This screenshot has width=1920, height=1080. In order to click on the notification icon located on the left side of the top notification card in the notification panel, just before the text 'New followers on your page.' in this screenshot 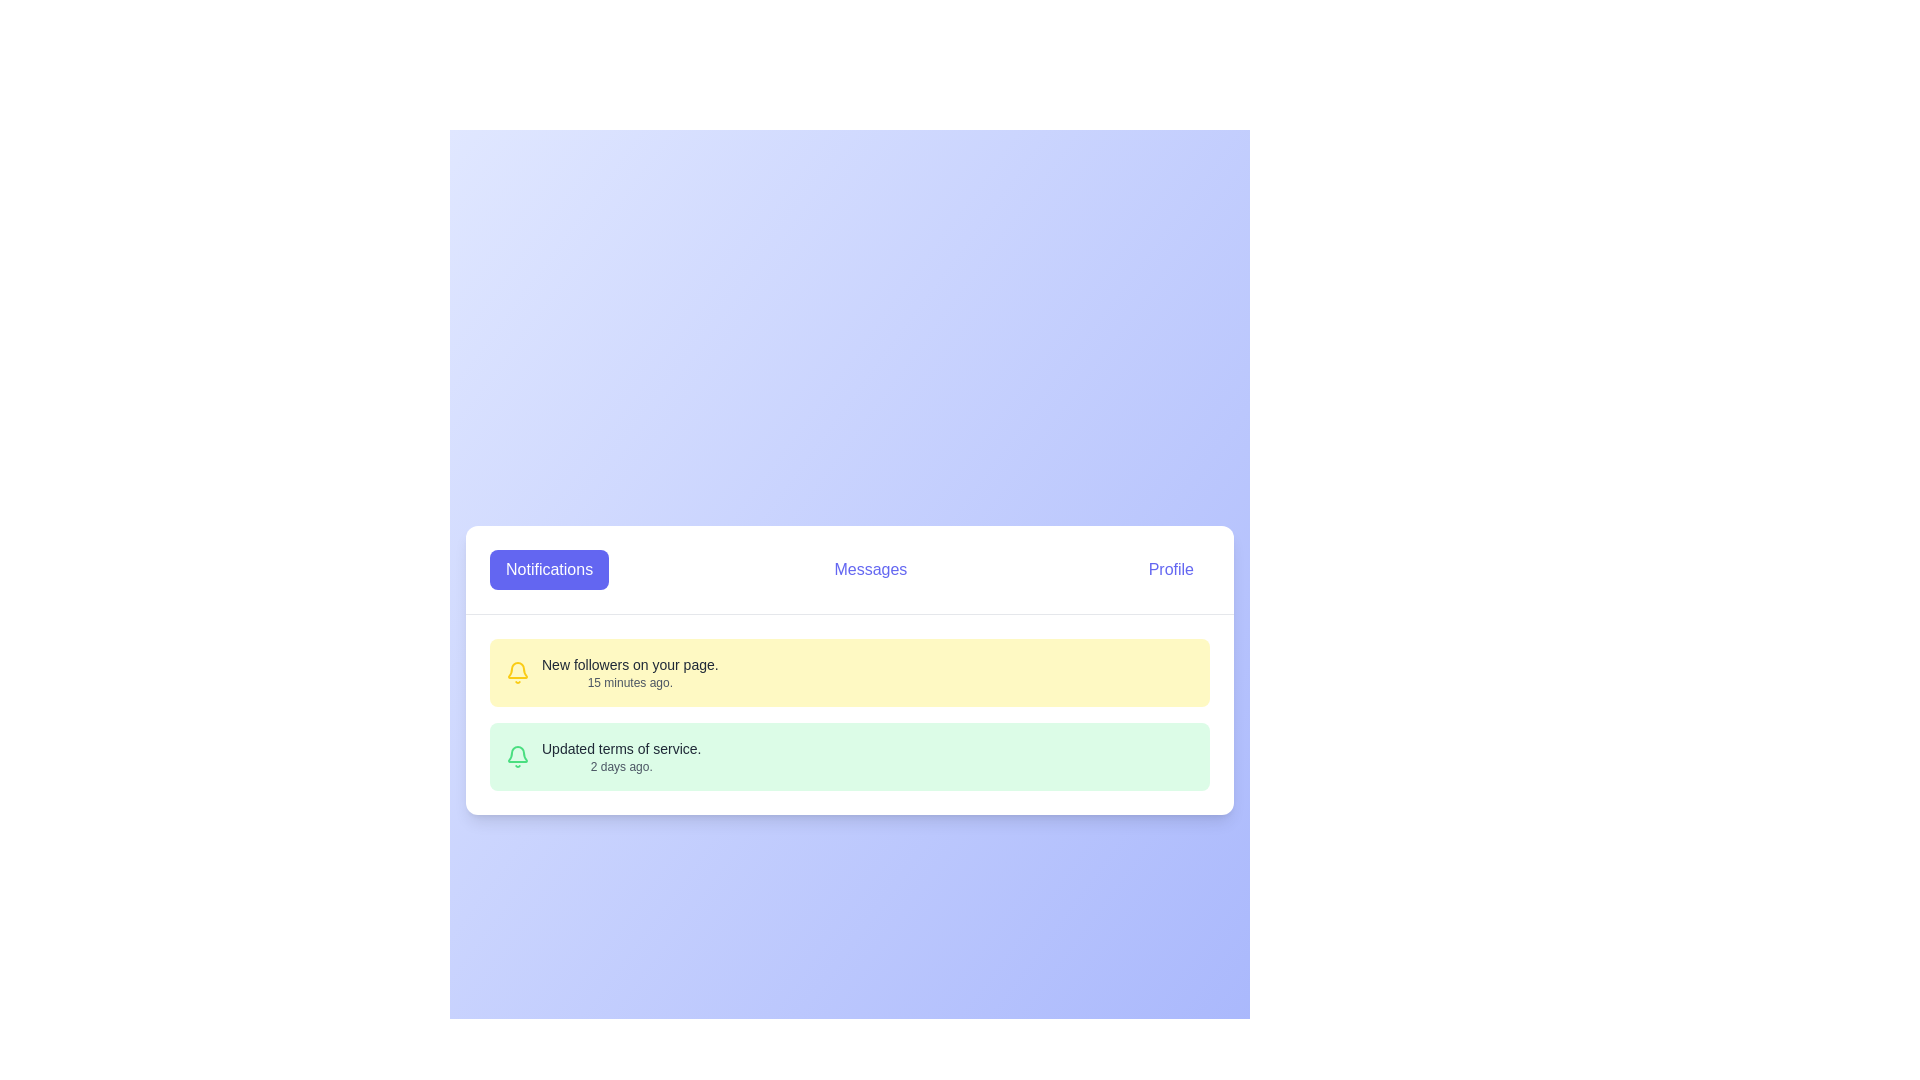, I will do `click(518, 671)`.